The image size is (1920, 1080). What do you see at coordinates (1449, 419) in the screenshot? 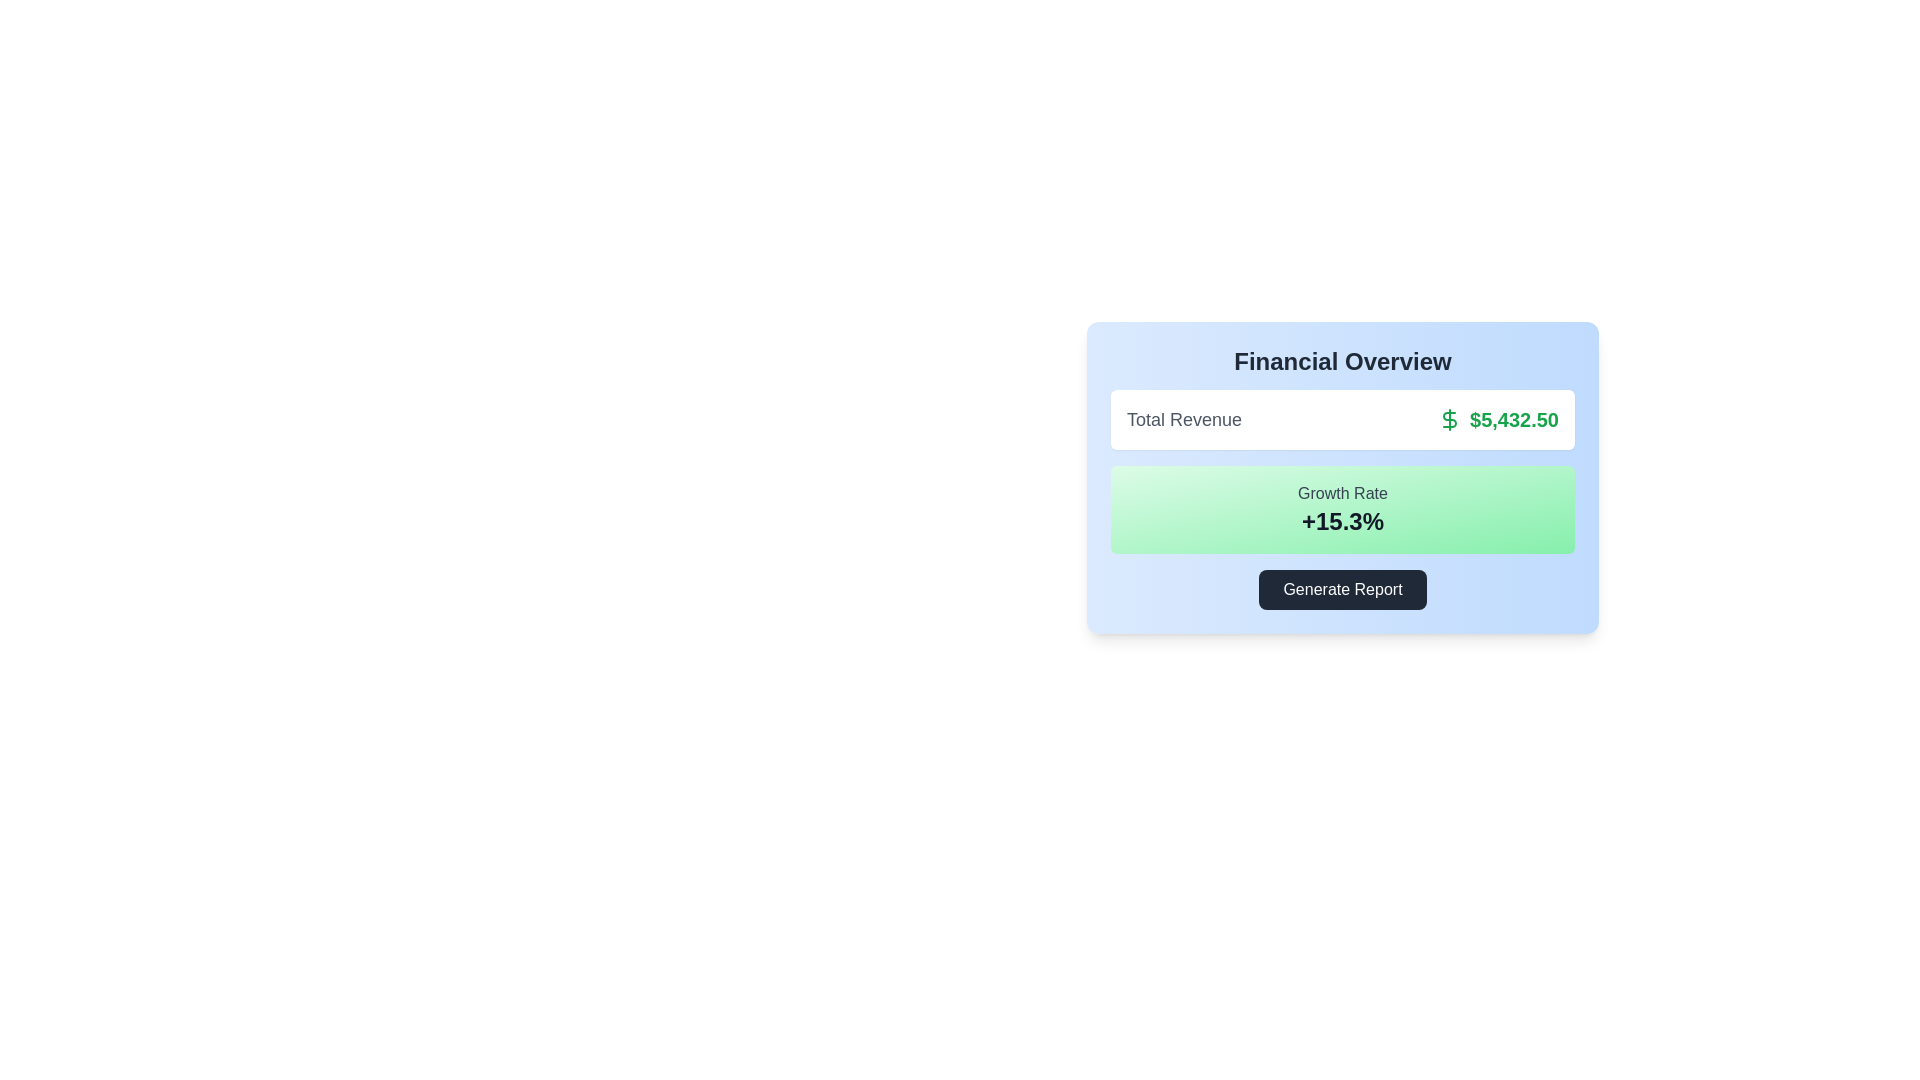
I see `the monetary value icon located in the middle of the financial overview card, directly to the left of the text '$5,432.50'` at bounding box center [1449, 419].